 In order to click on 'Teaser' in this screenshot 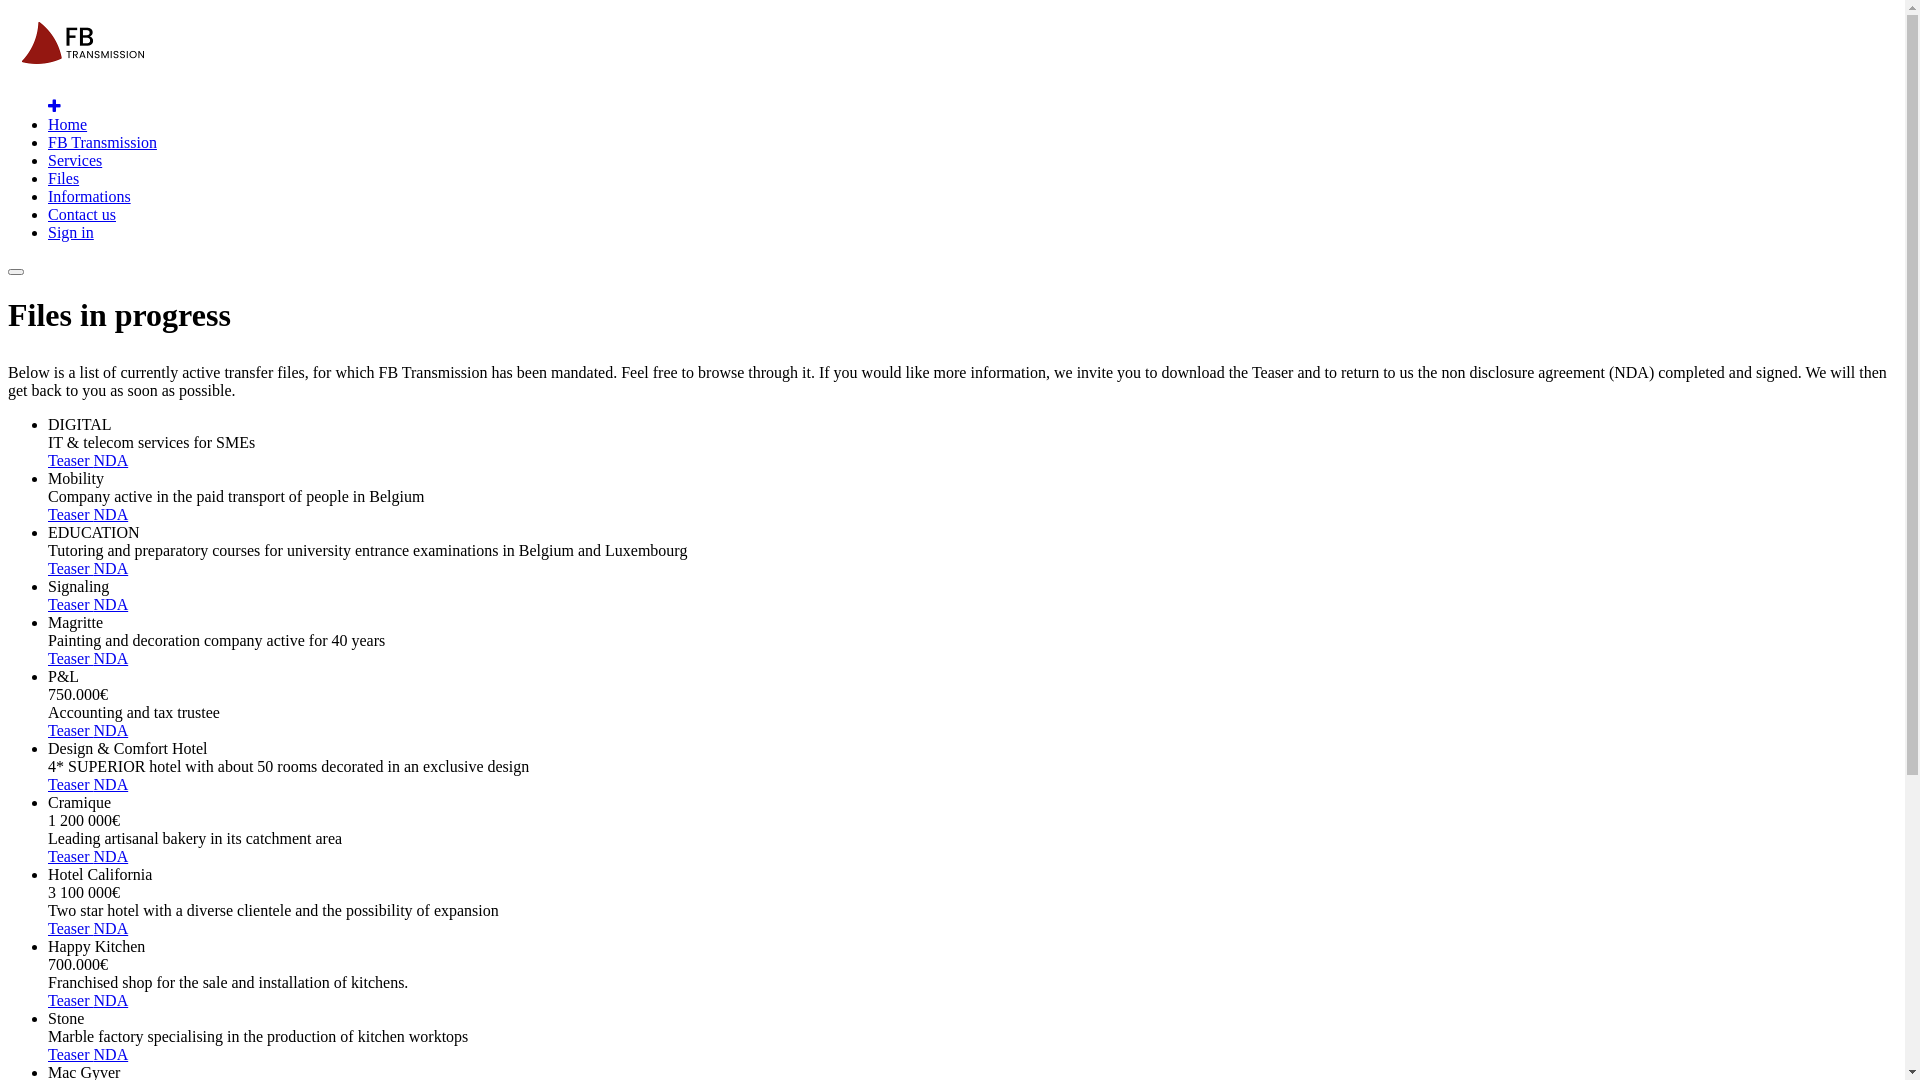, I will do `click(71, 730)`.